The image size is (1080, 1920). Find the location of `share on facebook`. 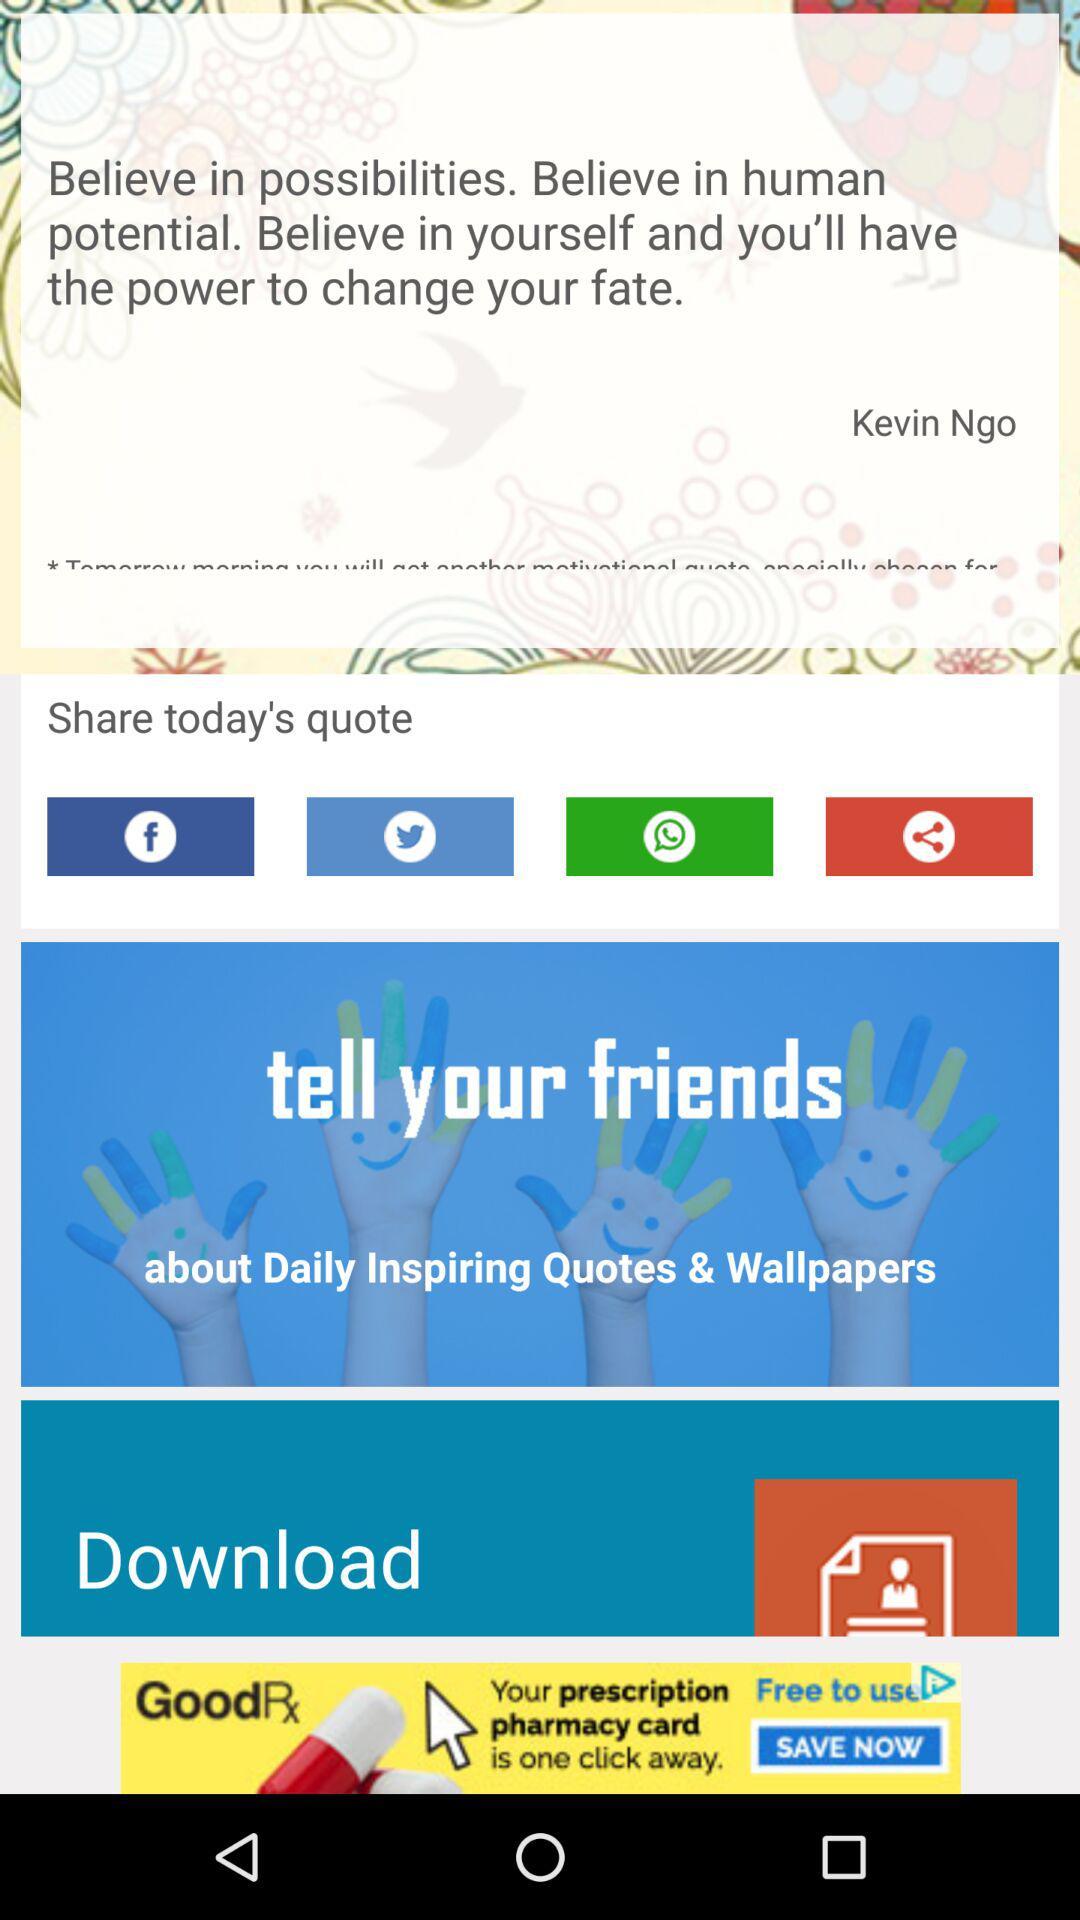

share on facebook is located at coordinates (149, 836).